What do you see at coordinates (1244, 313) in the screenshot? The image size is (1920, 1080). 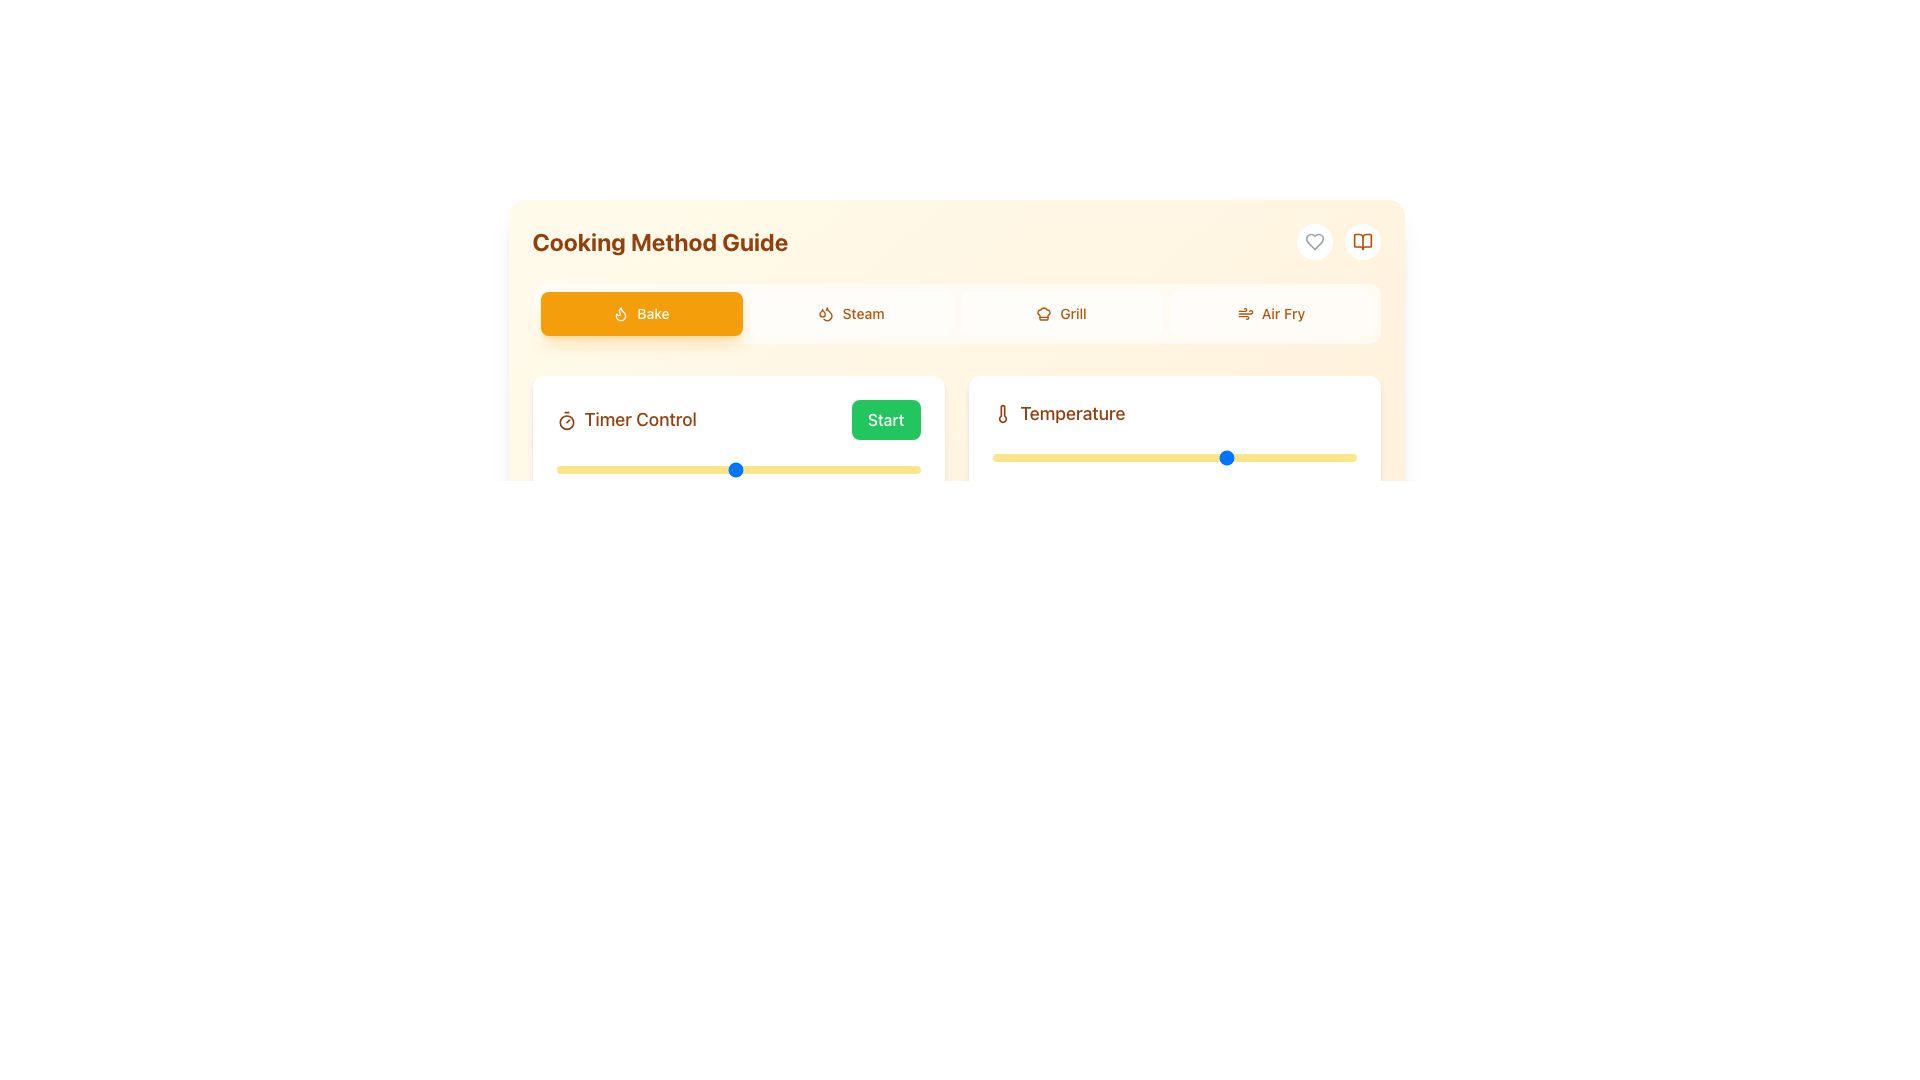 I see `the 'Air Fry' button icon, which resembles wind streaks with three wavy horizontal lines, positioned to the left of the 'Air Fry' text label` at bounding box center [1244, 313].